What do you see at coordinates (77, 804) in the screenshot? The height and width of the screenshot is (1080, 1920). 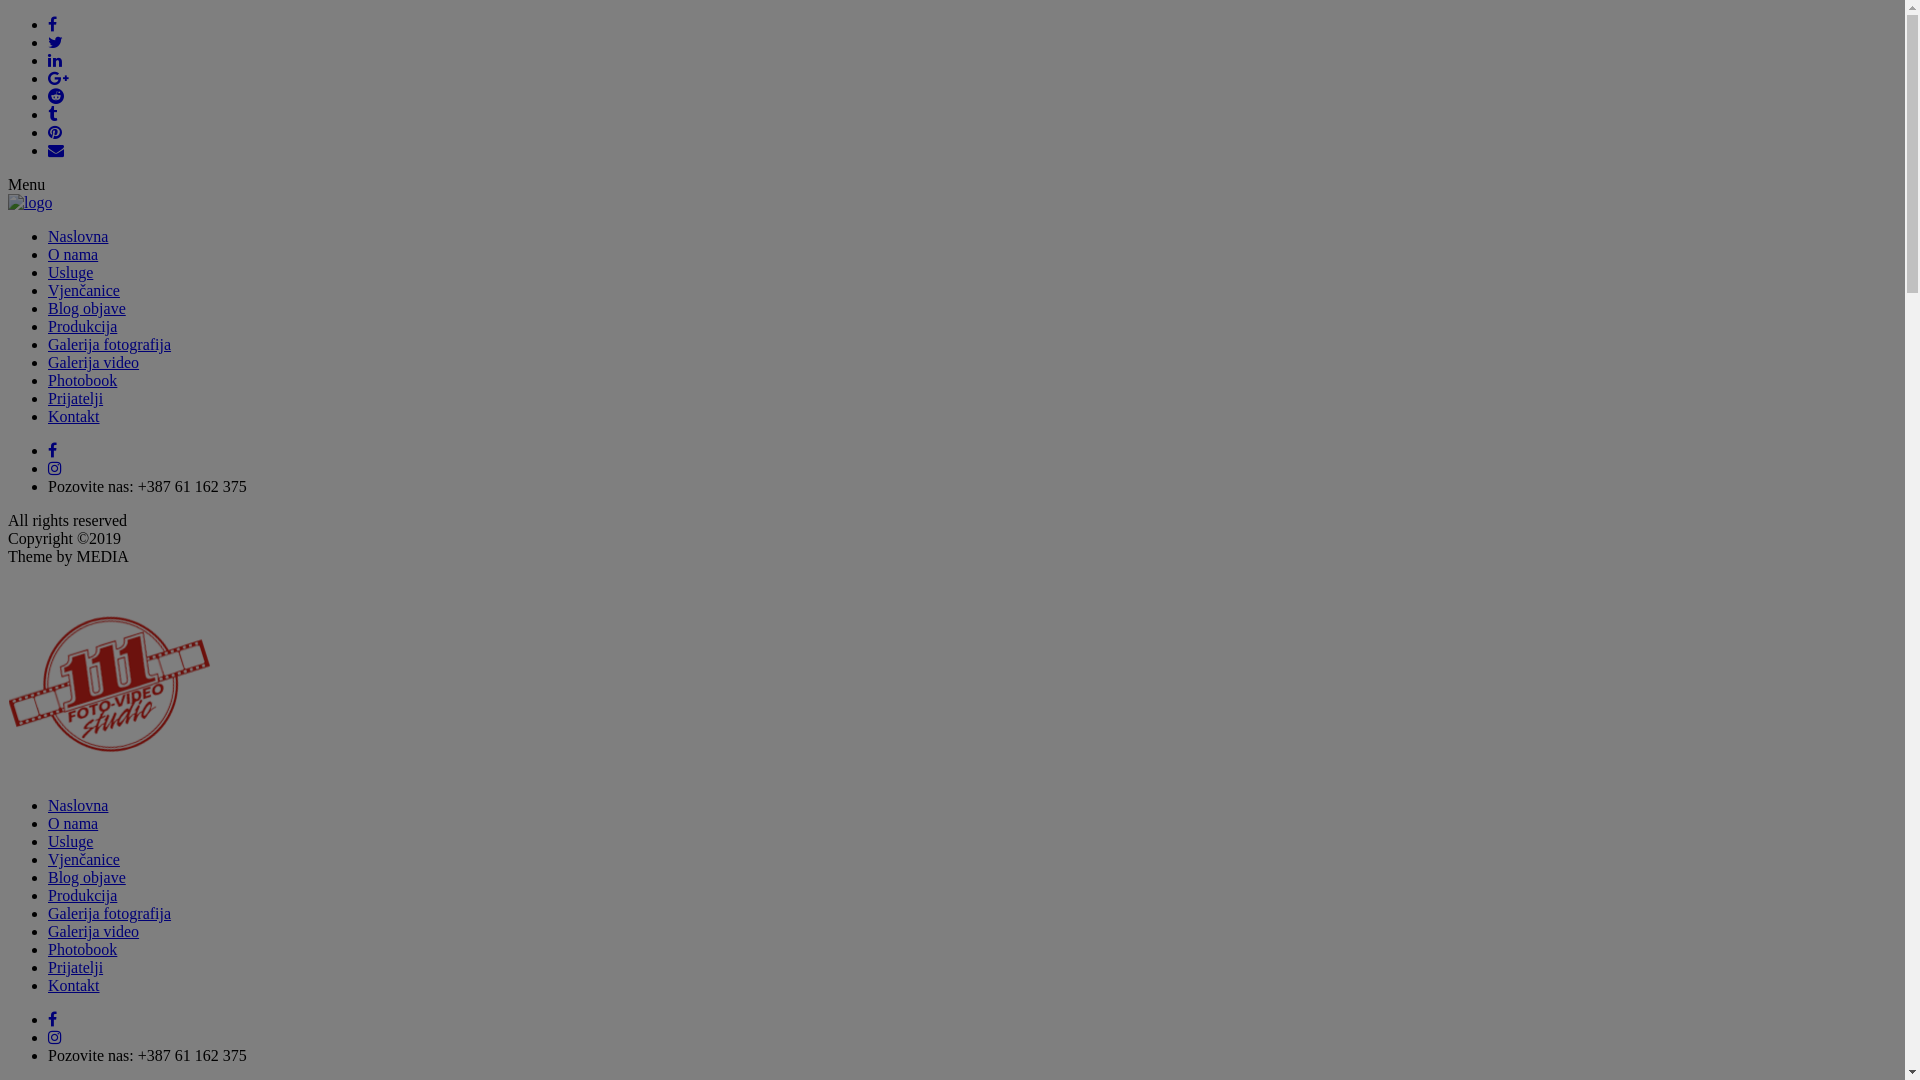 I see `'Naslovna'` at bounding box center [77, 804].